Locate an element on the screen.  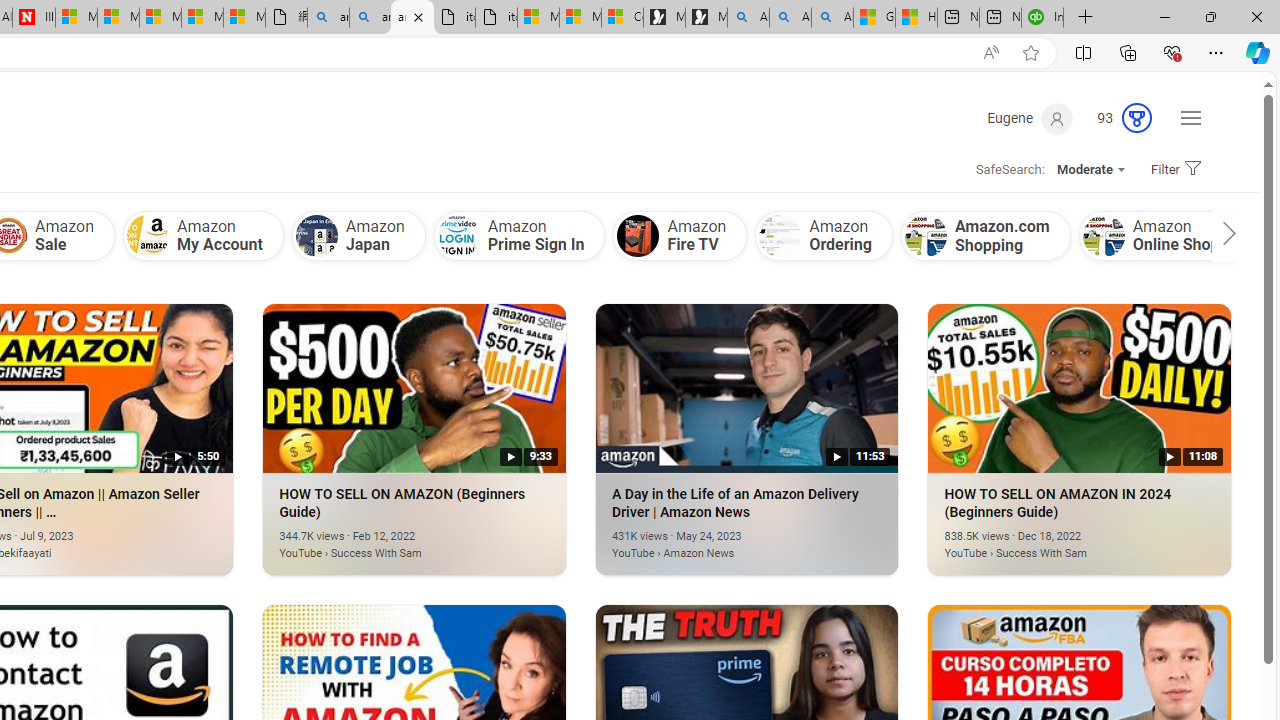
'Amazon Japan' is located at coordinates (358, 234).